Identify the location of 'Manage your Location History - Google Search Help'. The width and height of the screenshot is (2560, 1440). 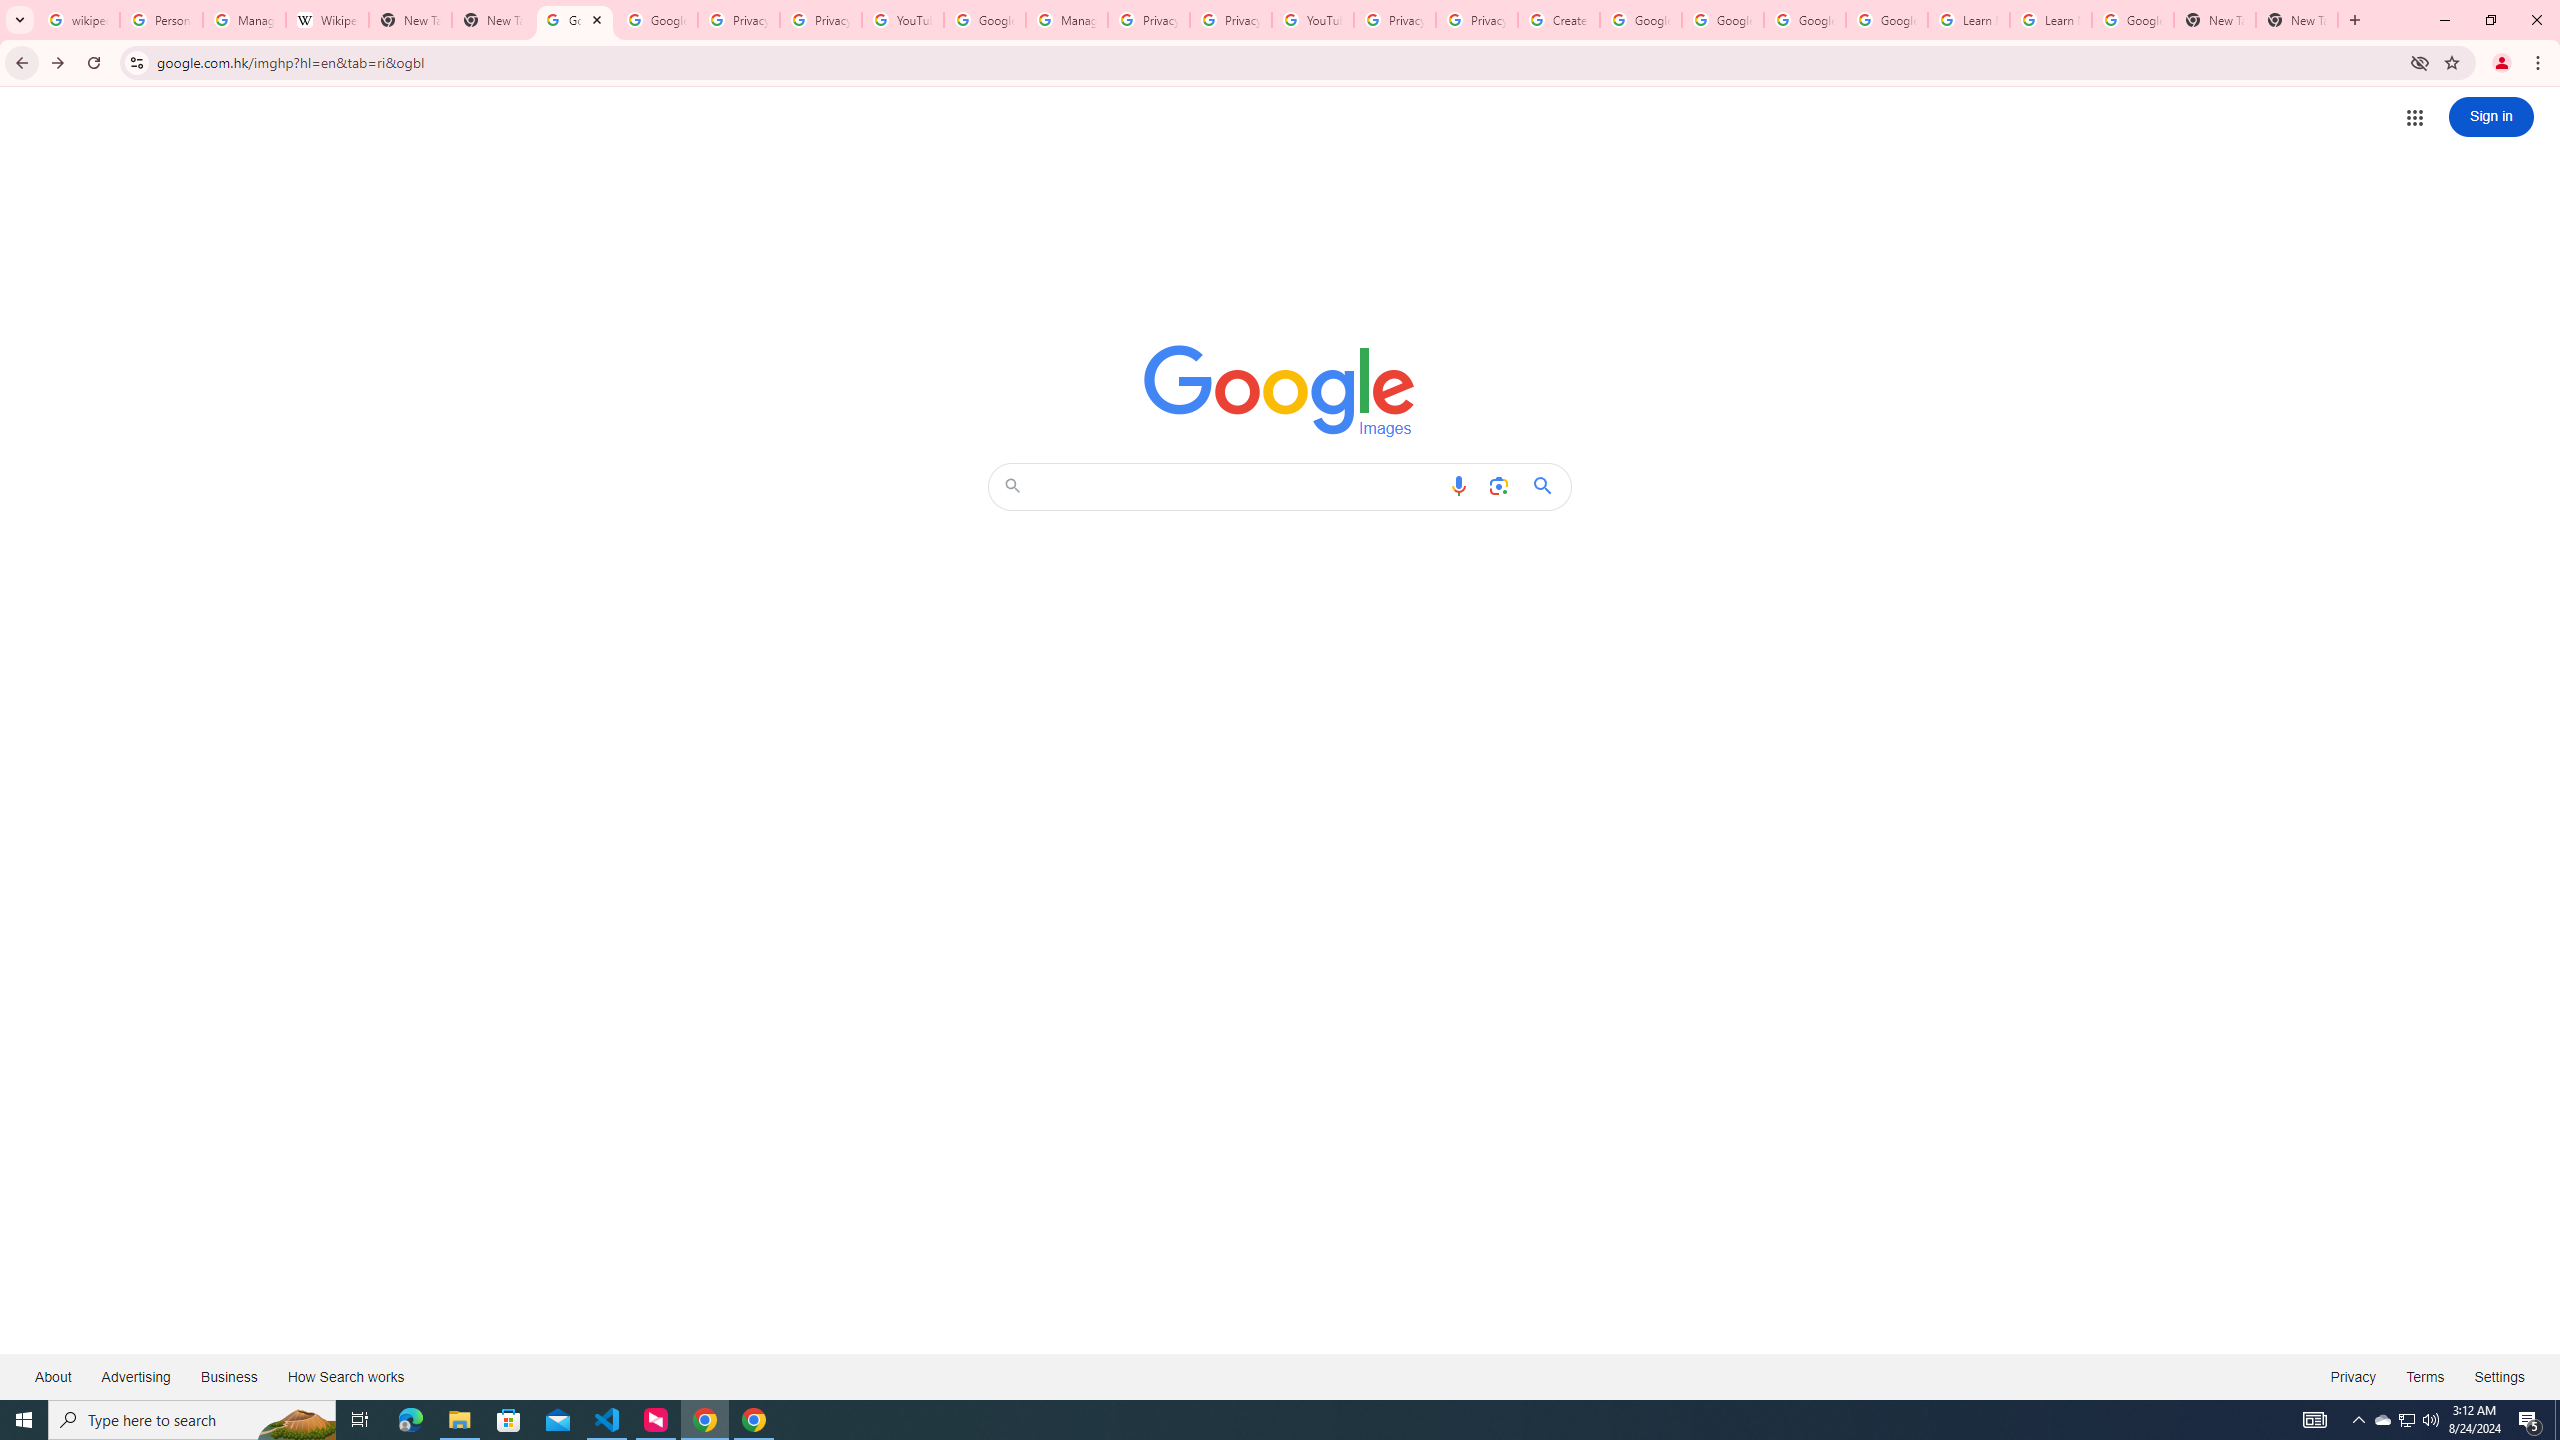
(244, 19).